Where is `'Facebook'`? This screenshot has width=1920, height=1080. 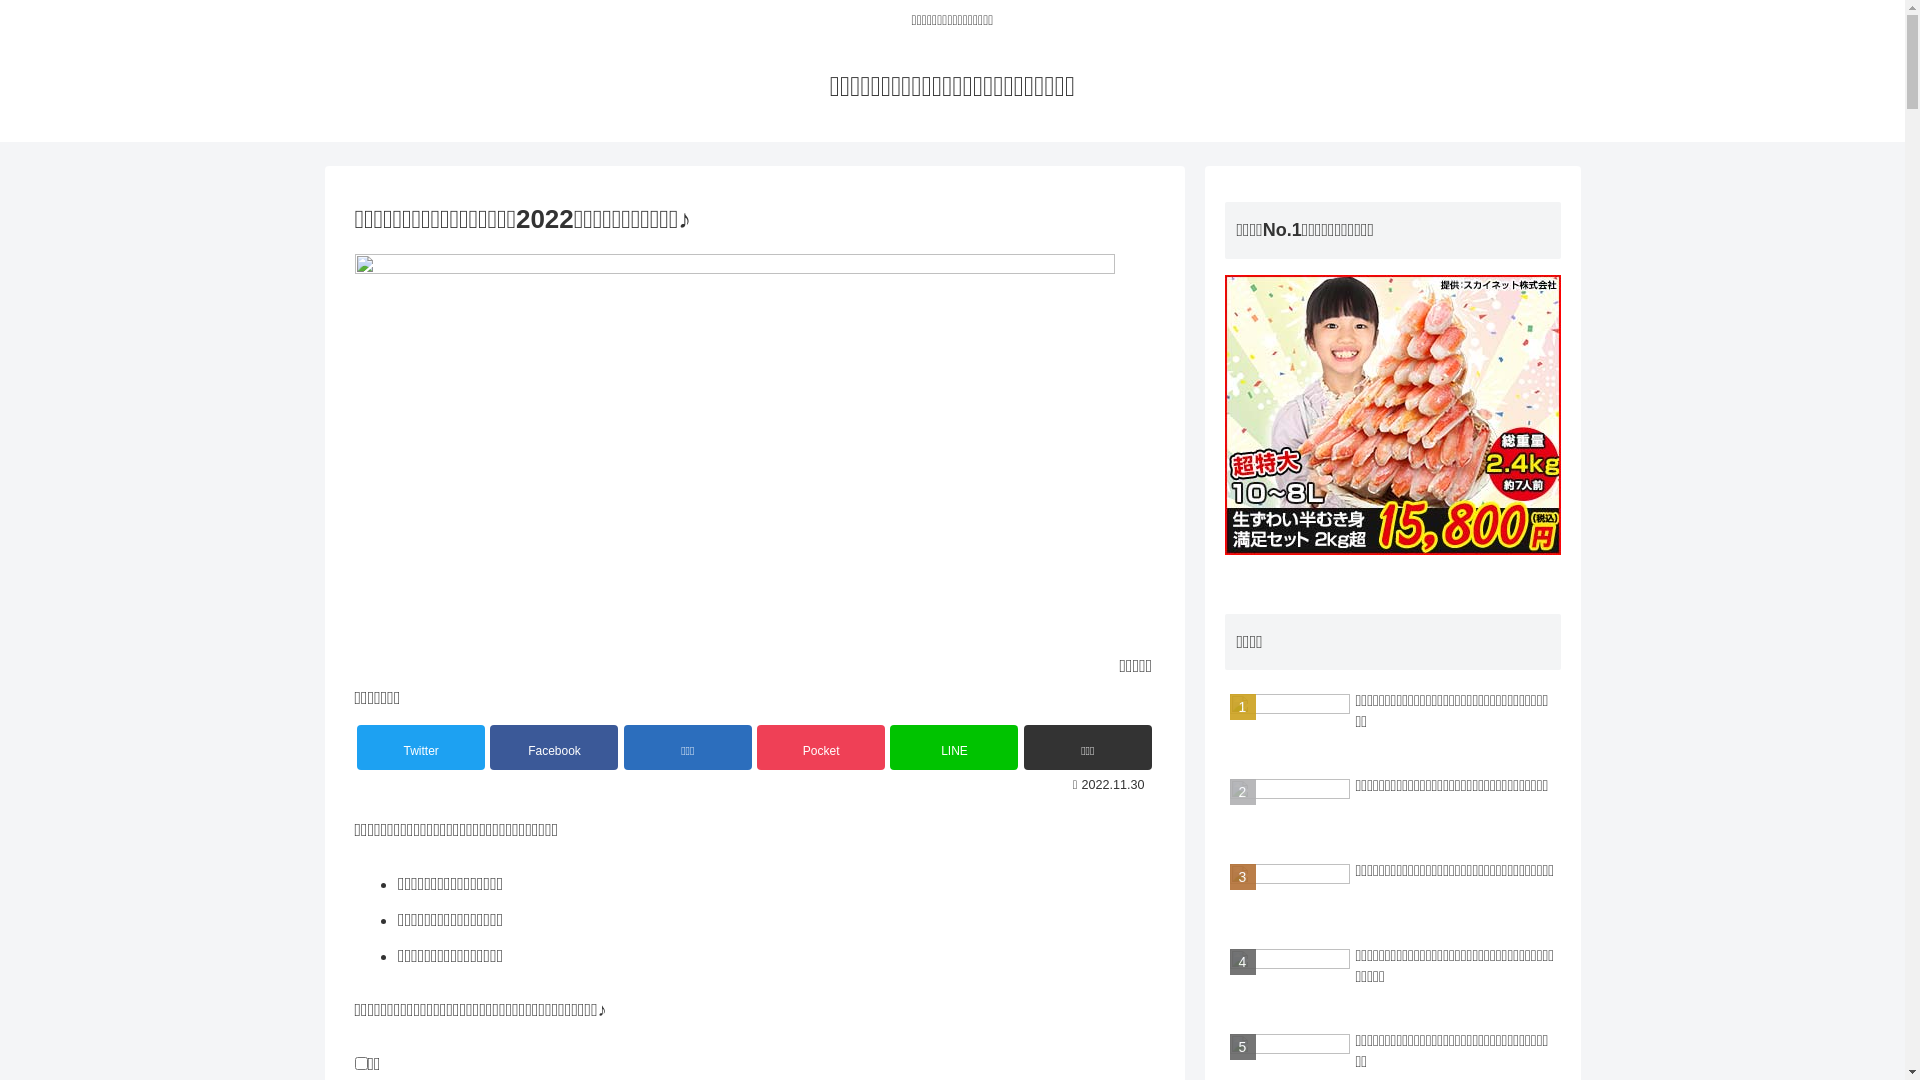 'Facebook' is located at coordinates (489, 747).